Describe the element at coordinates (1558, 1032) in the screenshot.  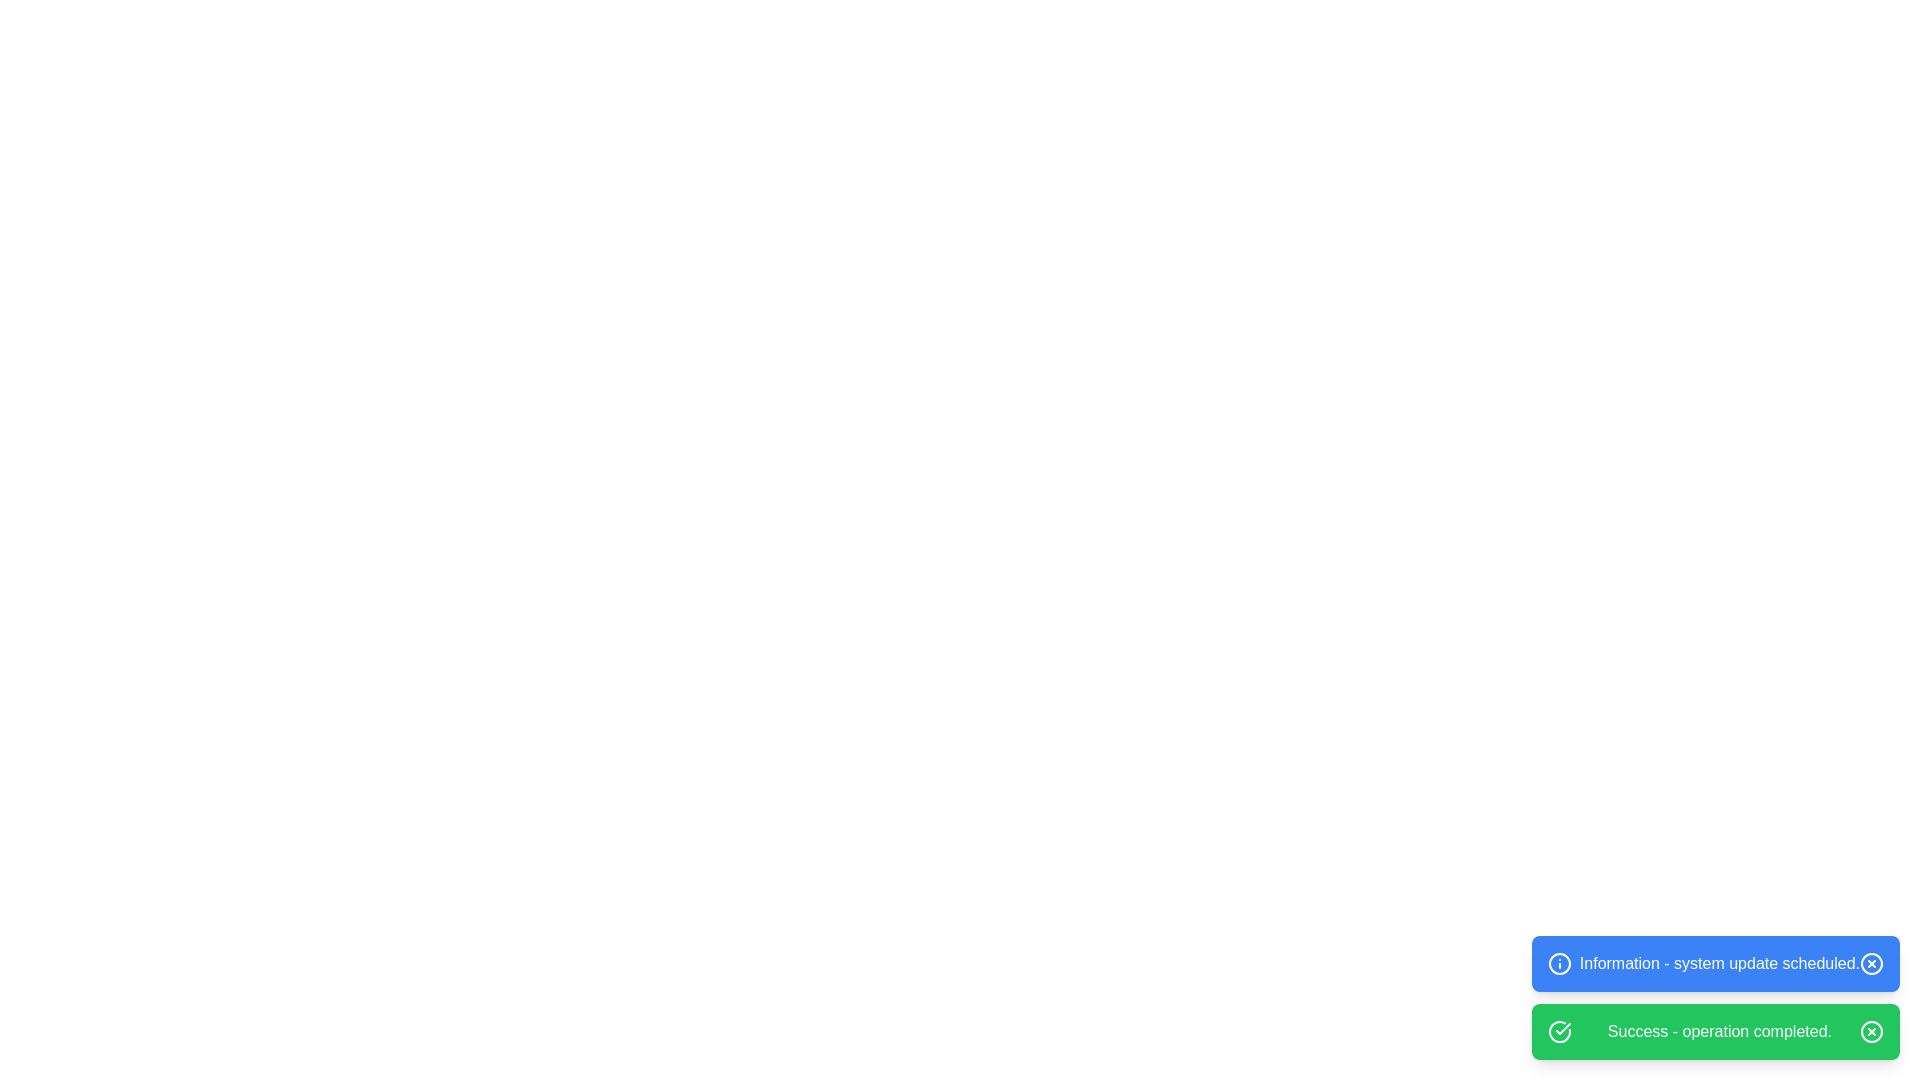
I see `the green circular decorative icon with a white checkmark, indicating a success state, located in the green notification bar below the blue notification bar` at that location.